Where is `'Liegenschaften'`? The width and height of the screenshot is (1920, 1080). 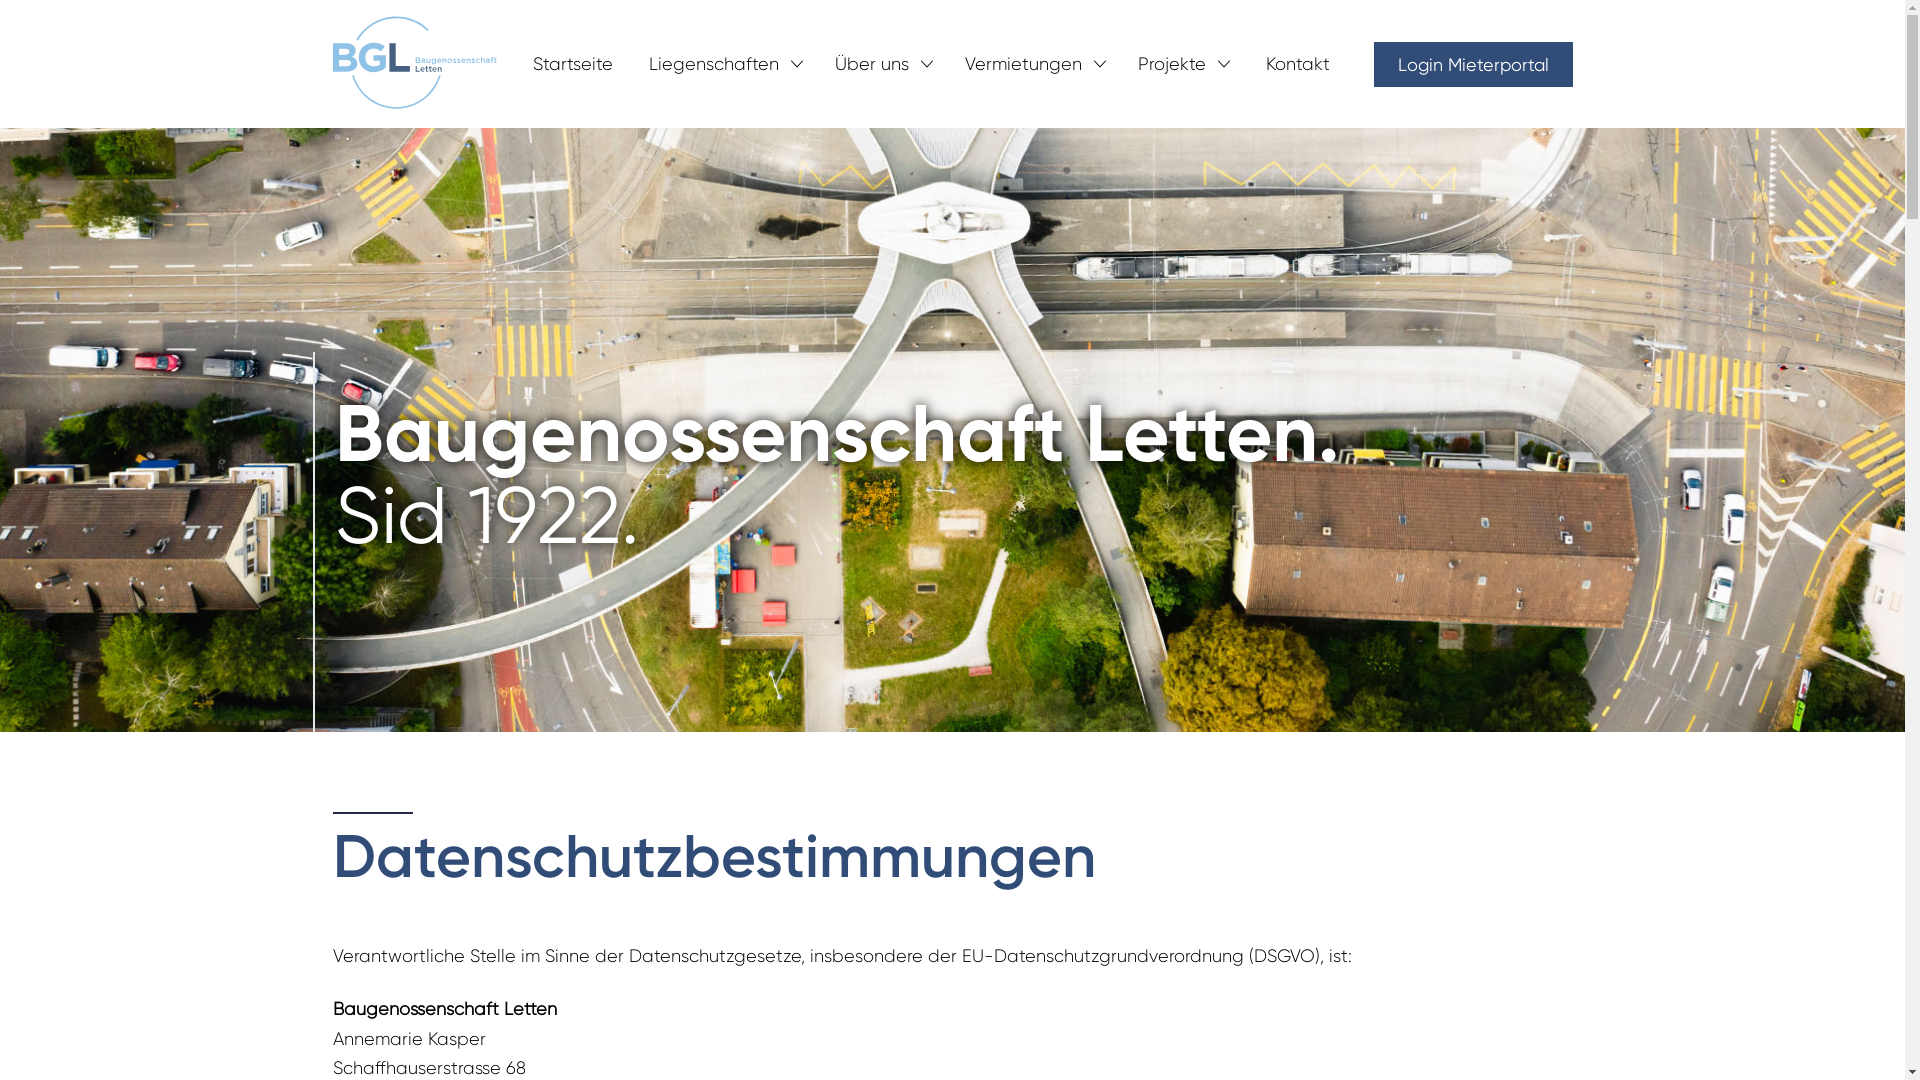 'Liegenschaften' is located at coordinates (713, 62).